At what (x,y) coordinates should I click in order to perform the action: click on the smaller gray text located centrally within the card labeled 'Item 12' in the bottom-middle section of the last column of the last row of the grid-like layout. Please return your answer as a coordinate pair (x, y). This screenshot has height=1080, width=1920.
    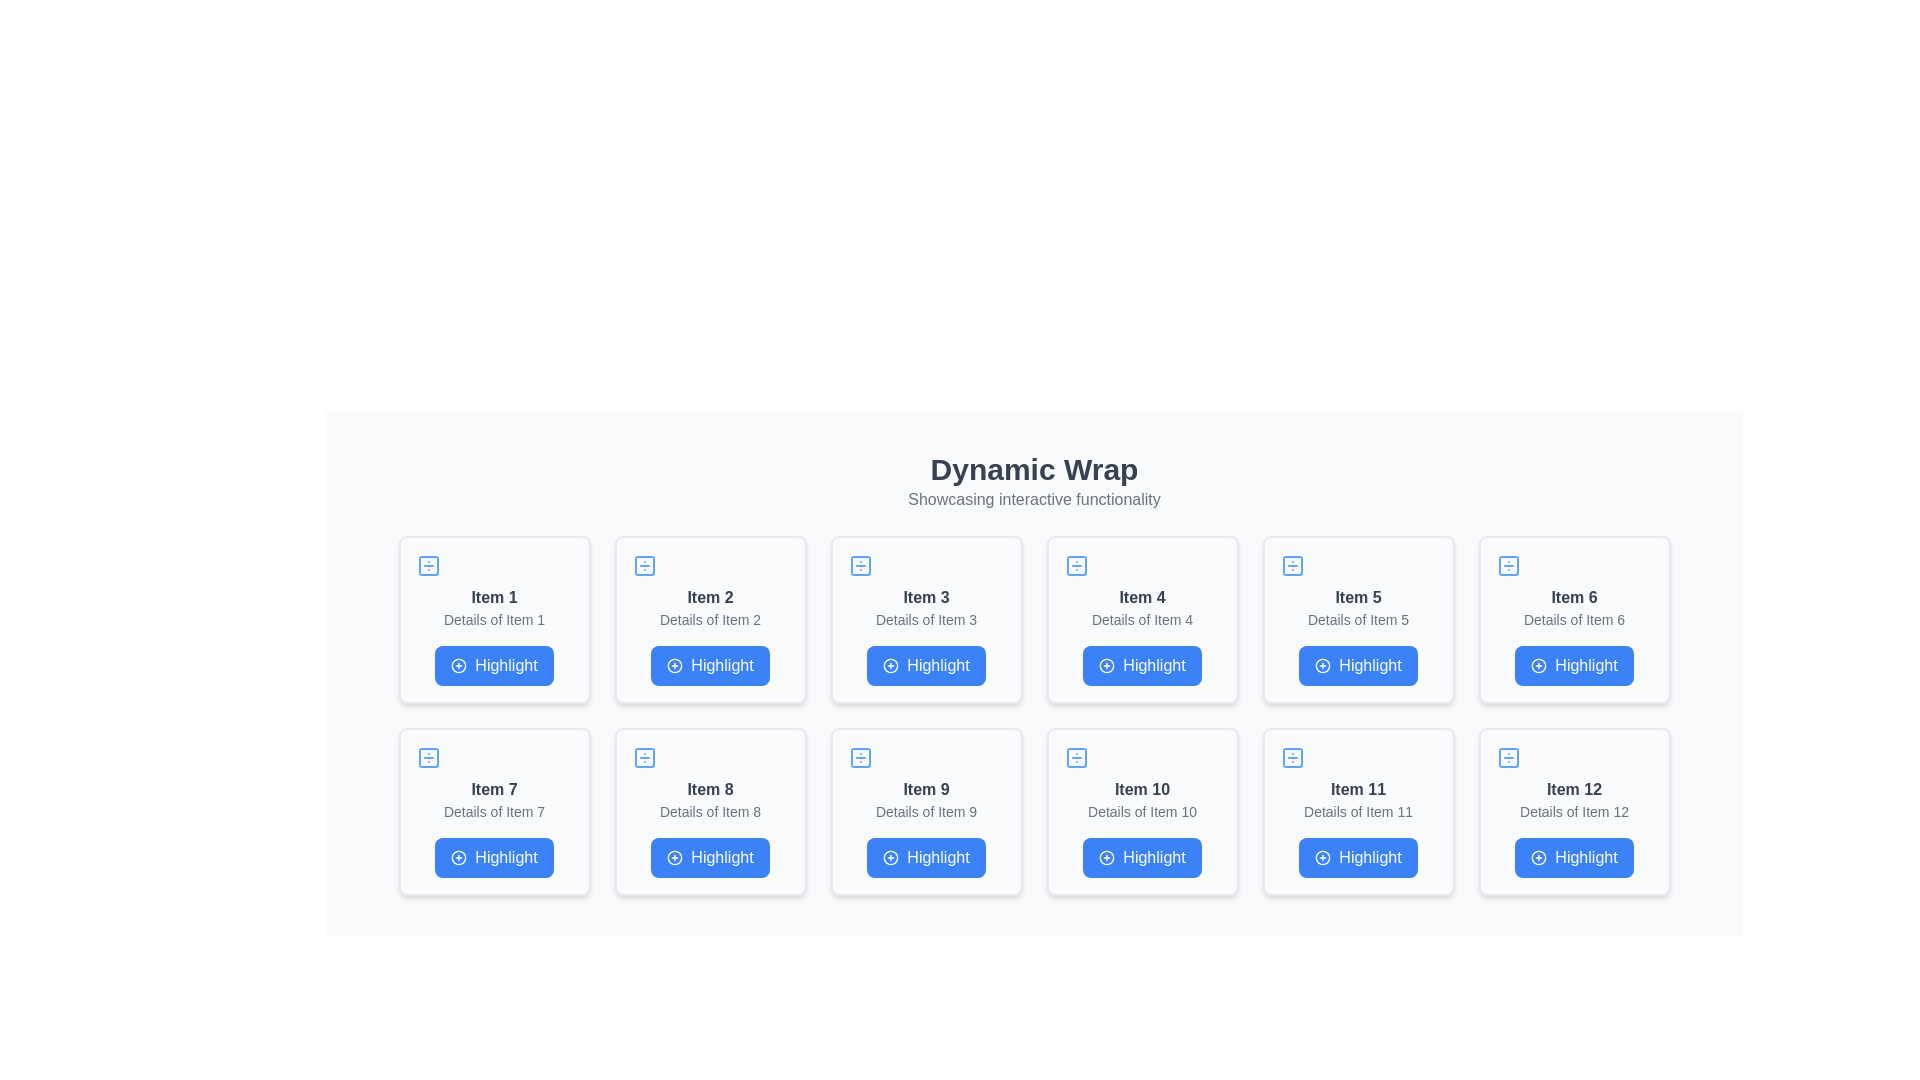
    Looking at the image, I should click on (1573, 812).